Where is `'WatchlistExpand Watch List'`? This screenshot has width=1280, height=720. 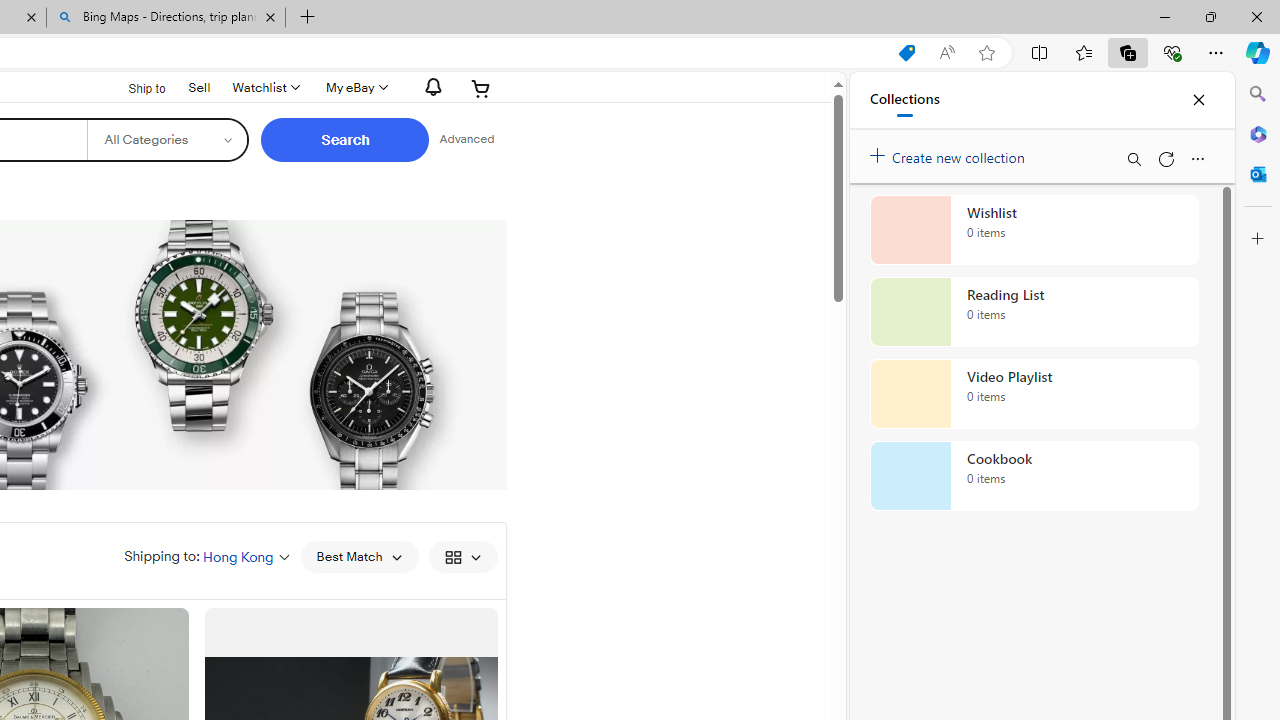 'WatchlistExpand Watch List' is located at coordinates (263, 87).